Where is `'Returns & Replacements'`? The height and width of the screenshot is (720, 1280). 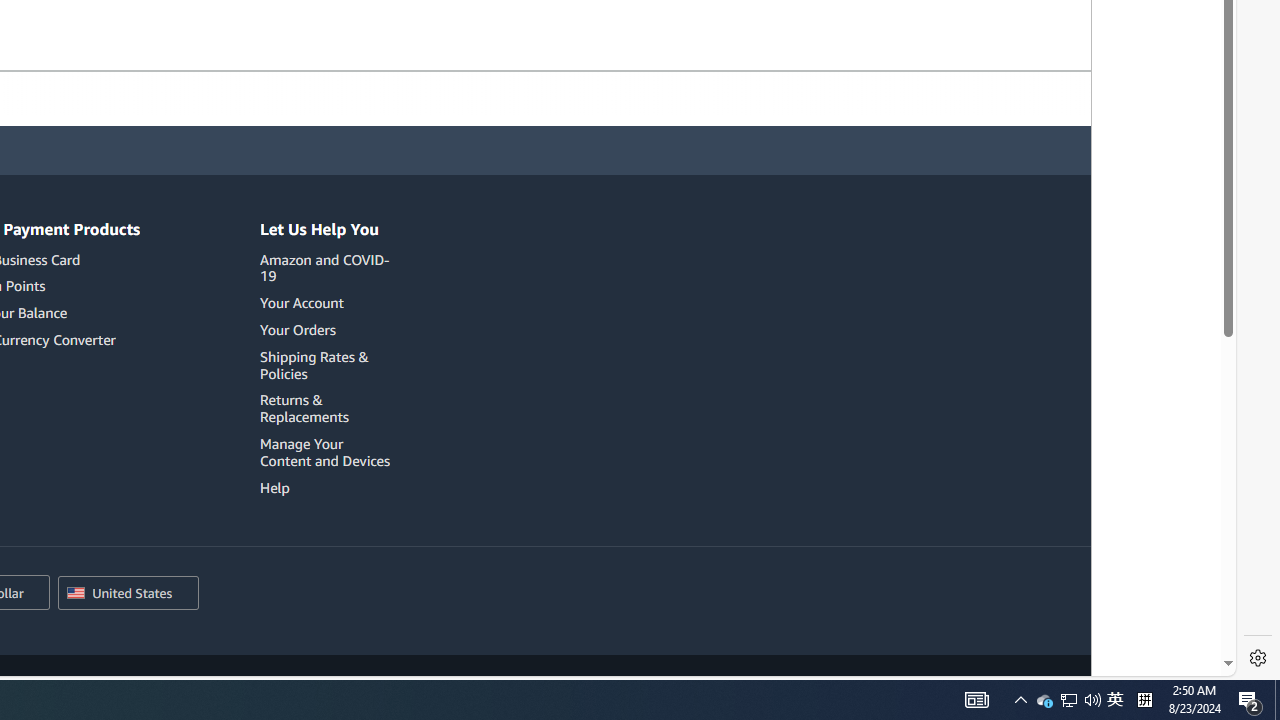
'Returns & Replacements' is located at coordinates (303, 407).